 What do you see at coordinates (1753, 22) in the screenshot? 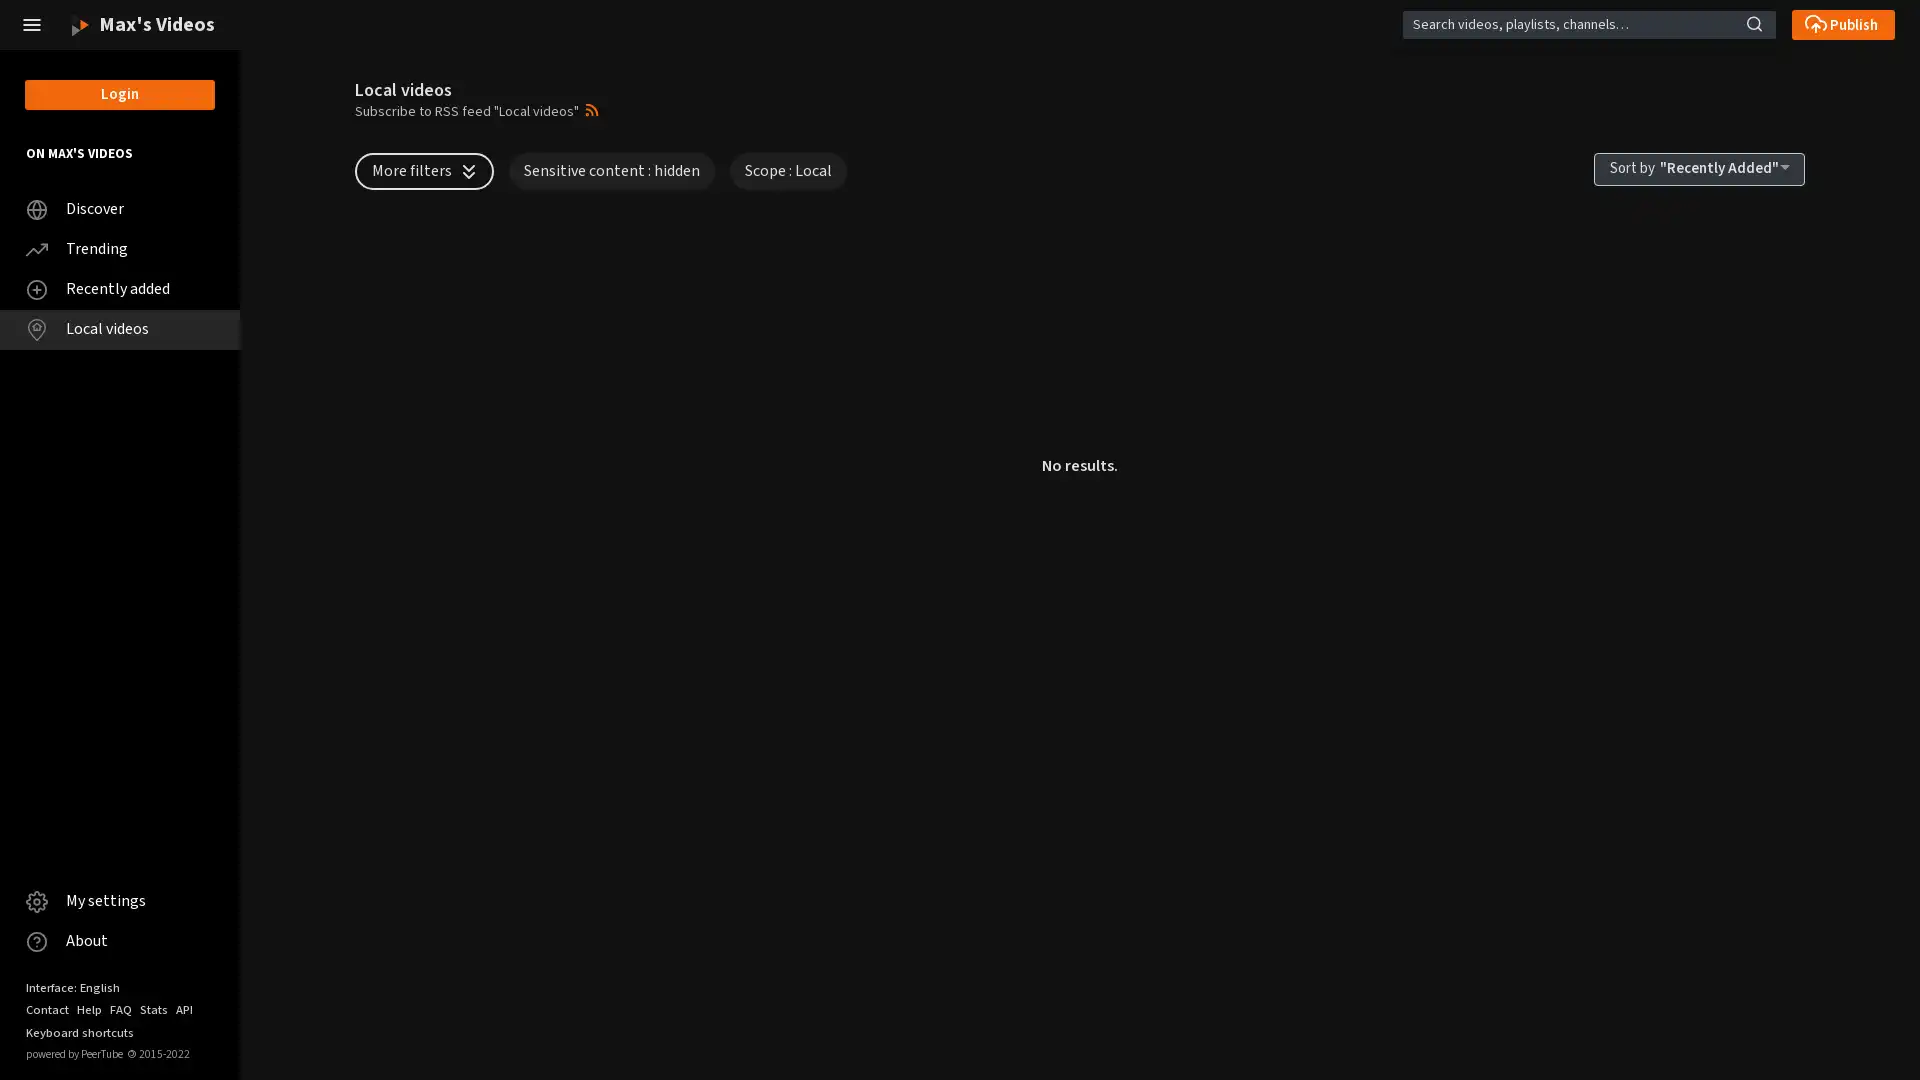
I see `Search` at bounding box center [1753, 22].